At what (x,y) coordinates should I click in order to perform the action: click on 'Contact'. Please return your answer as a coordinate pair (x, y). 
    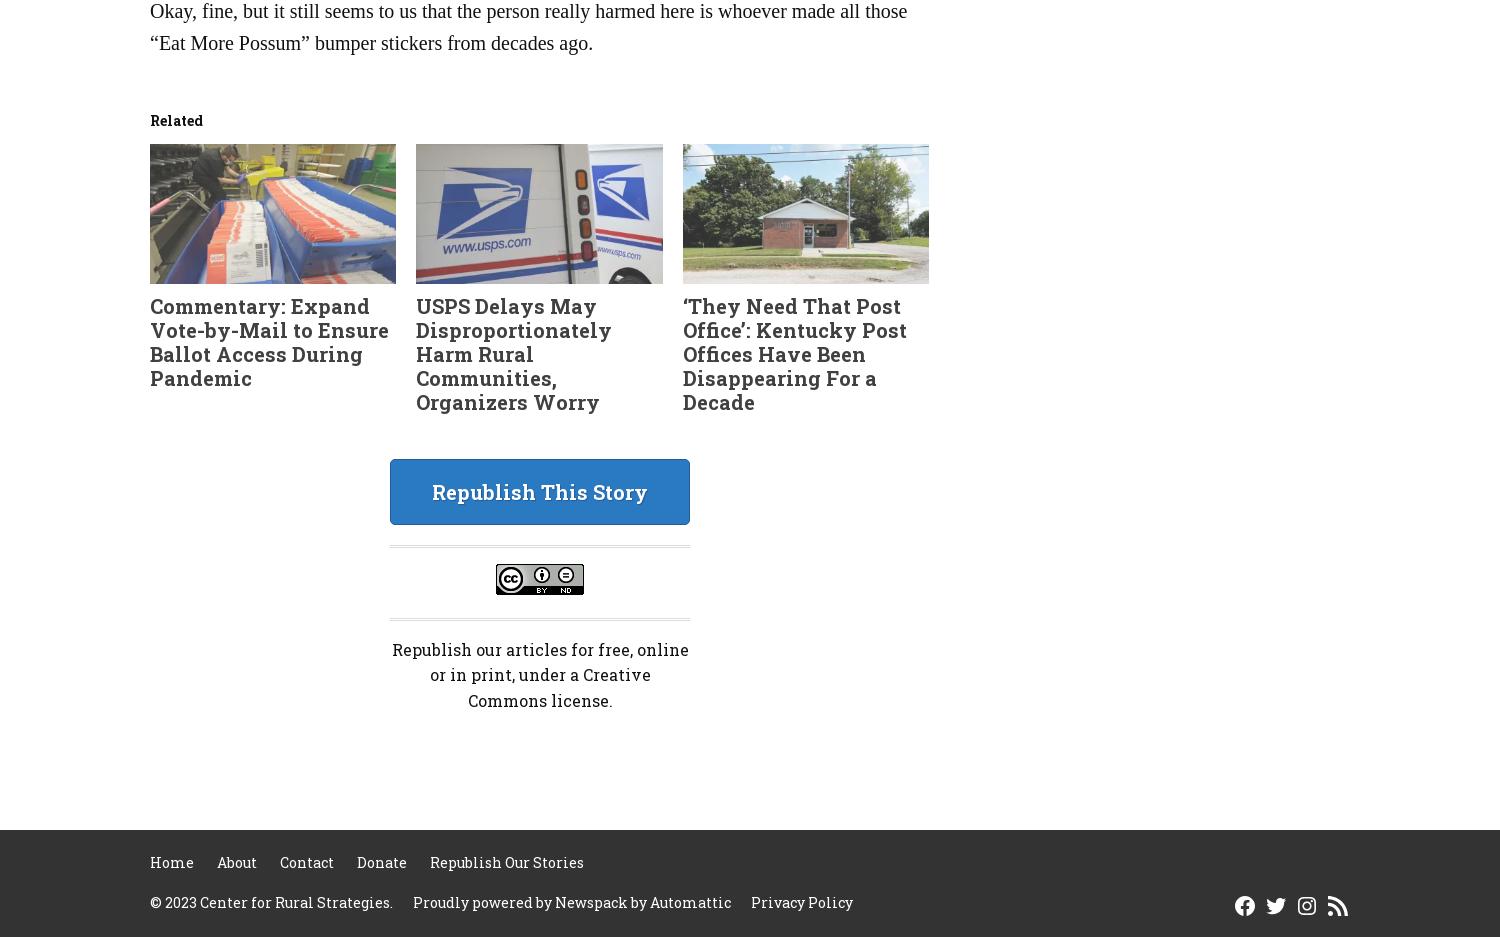
    Looking at the image, I should click on (307, 862).